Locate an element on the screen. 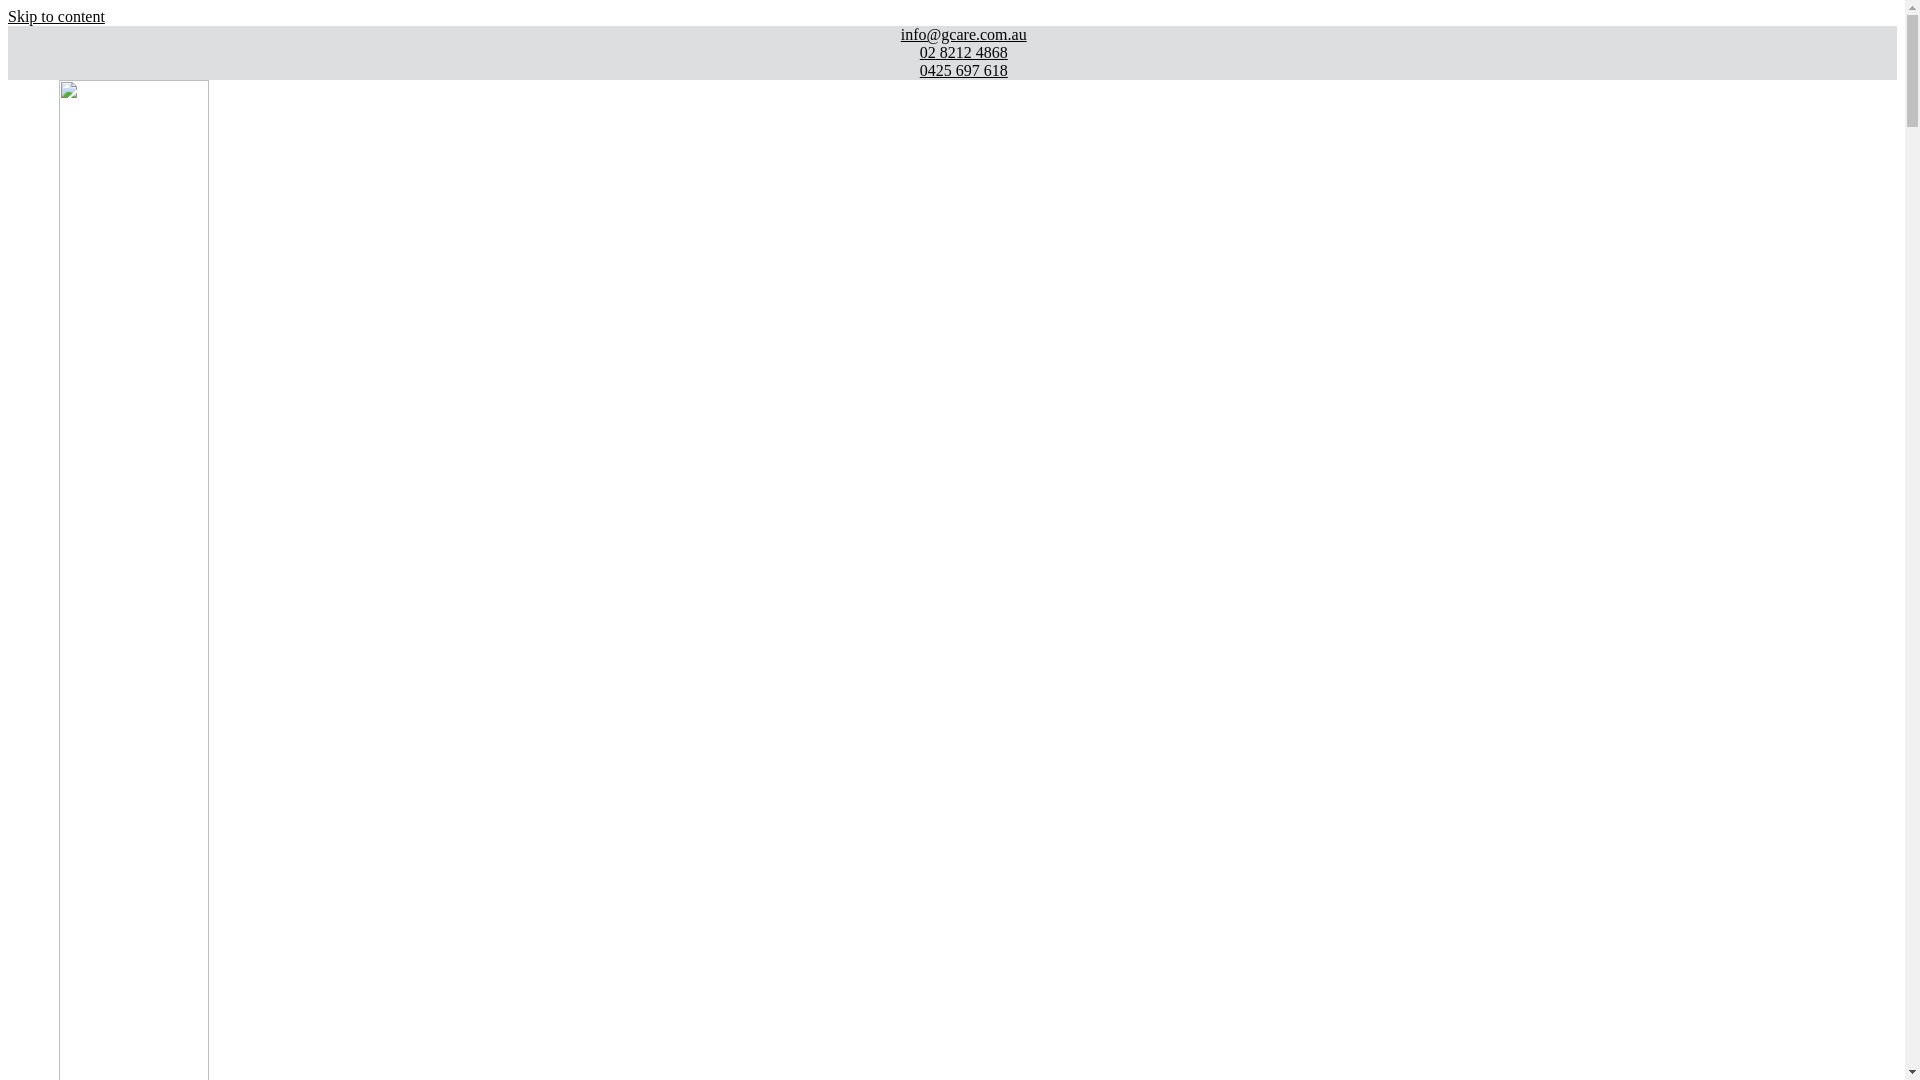 This screenshot has width=1920, height=1080. 'info@gcare.com.au' is located at coordinates (18, 34).